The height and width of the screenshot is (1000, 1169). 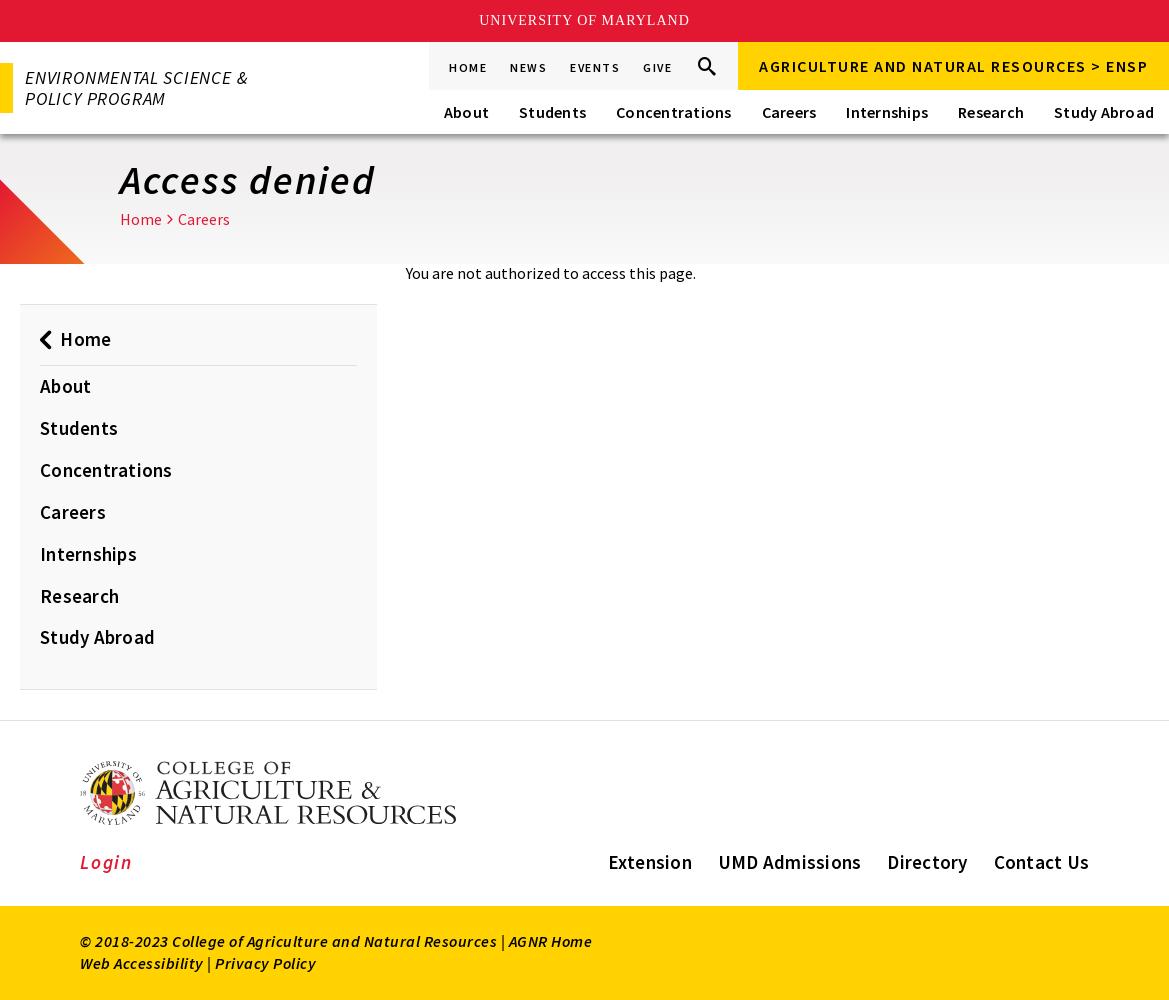 I want to click on '© 2018-2023 College of Agriculture and Natural Resources
                |', so click(x=293, y=940).